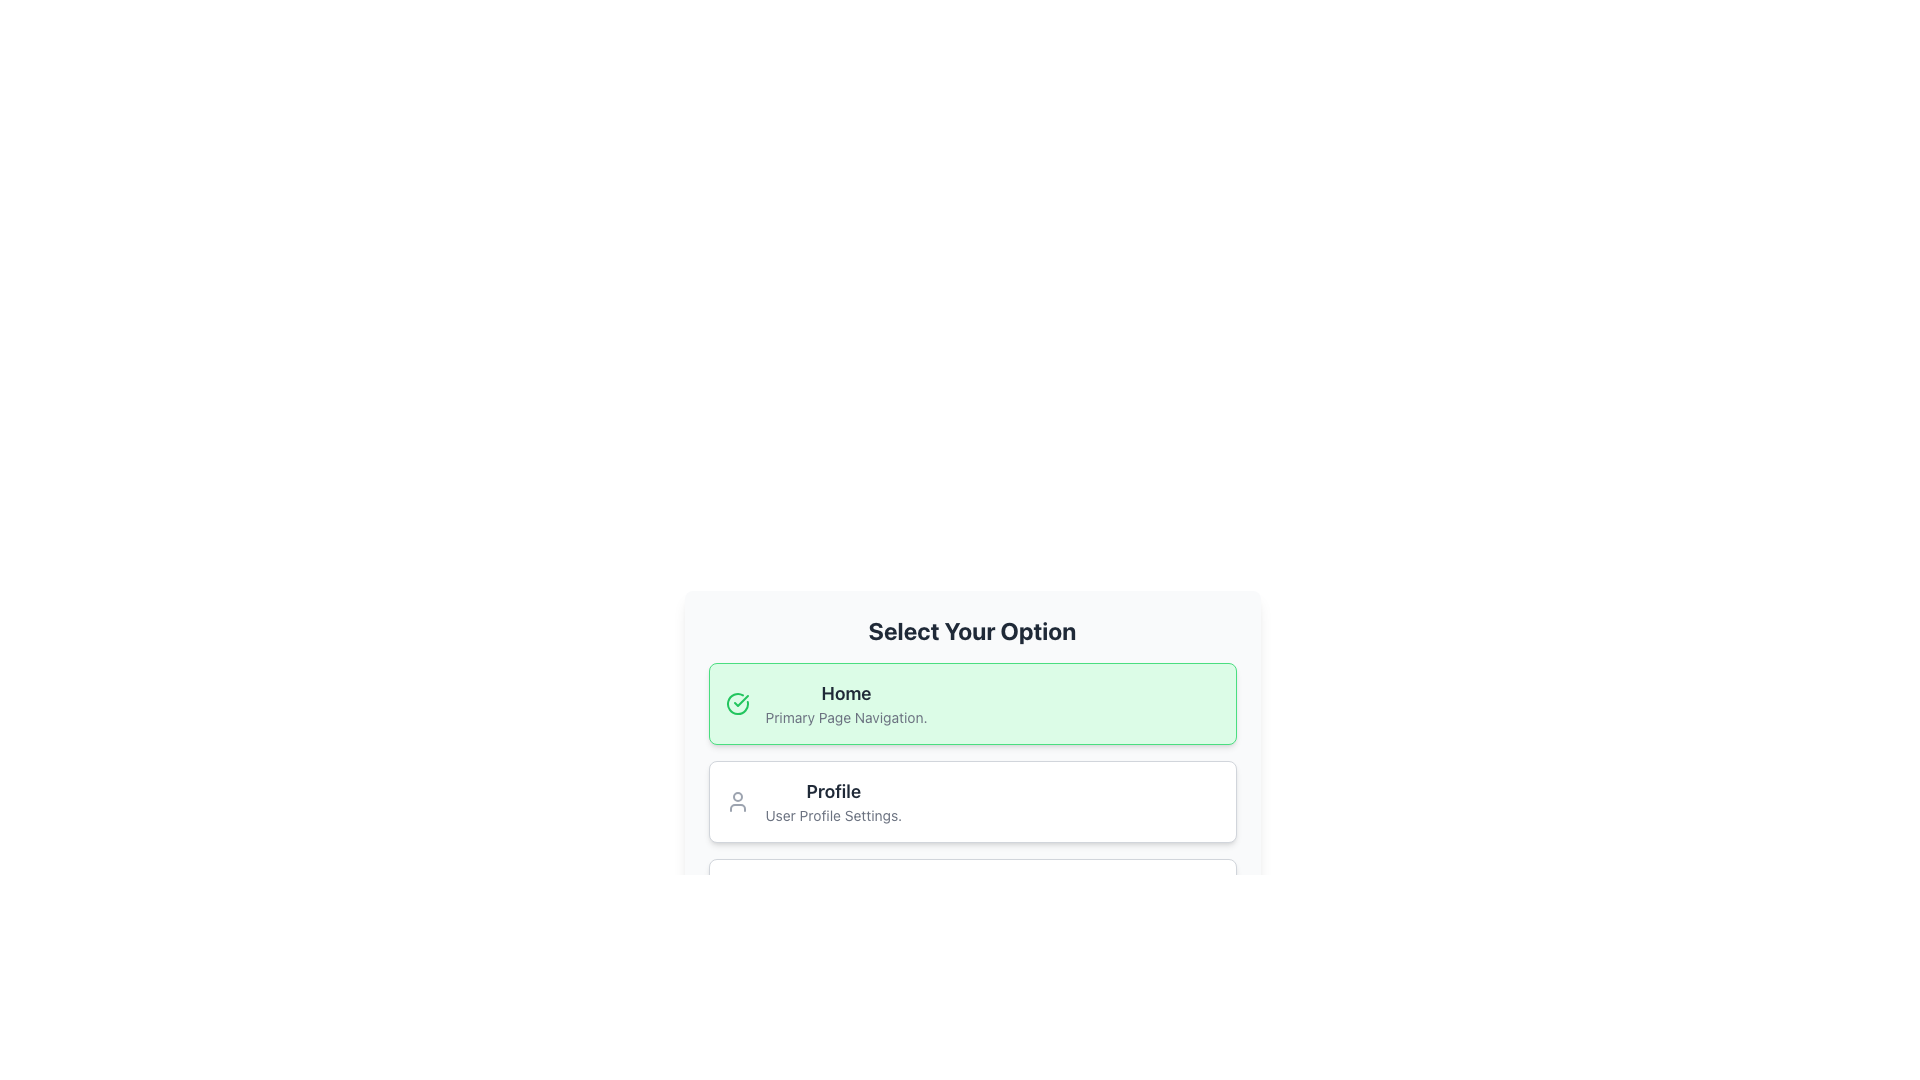 This screenshot has height=1080, width=1920. I want to click on the user profile settings button, which is the second item in a vertical list within a centered card layout, located below the 'Home' option and above the 'Work' option, so click(972, 801).